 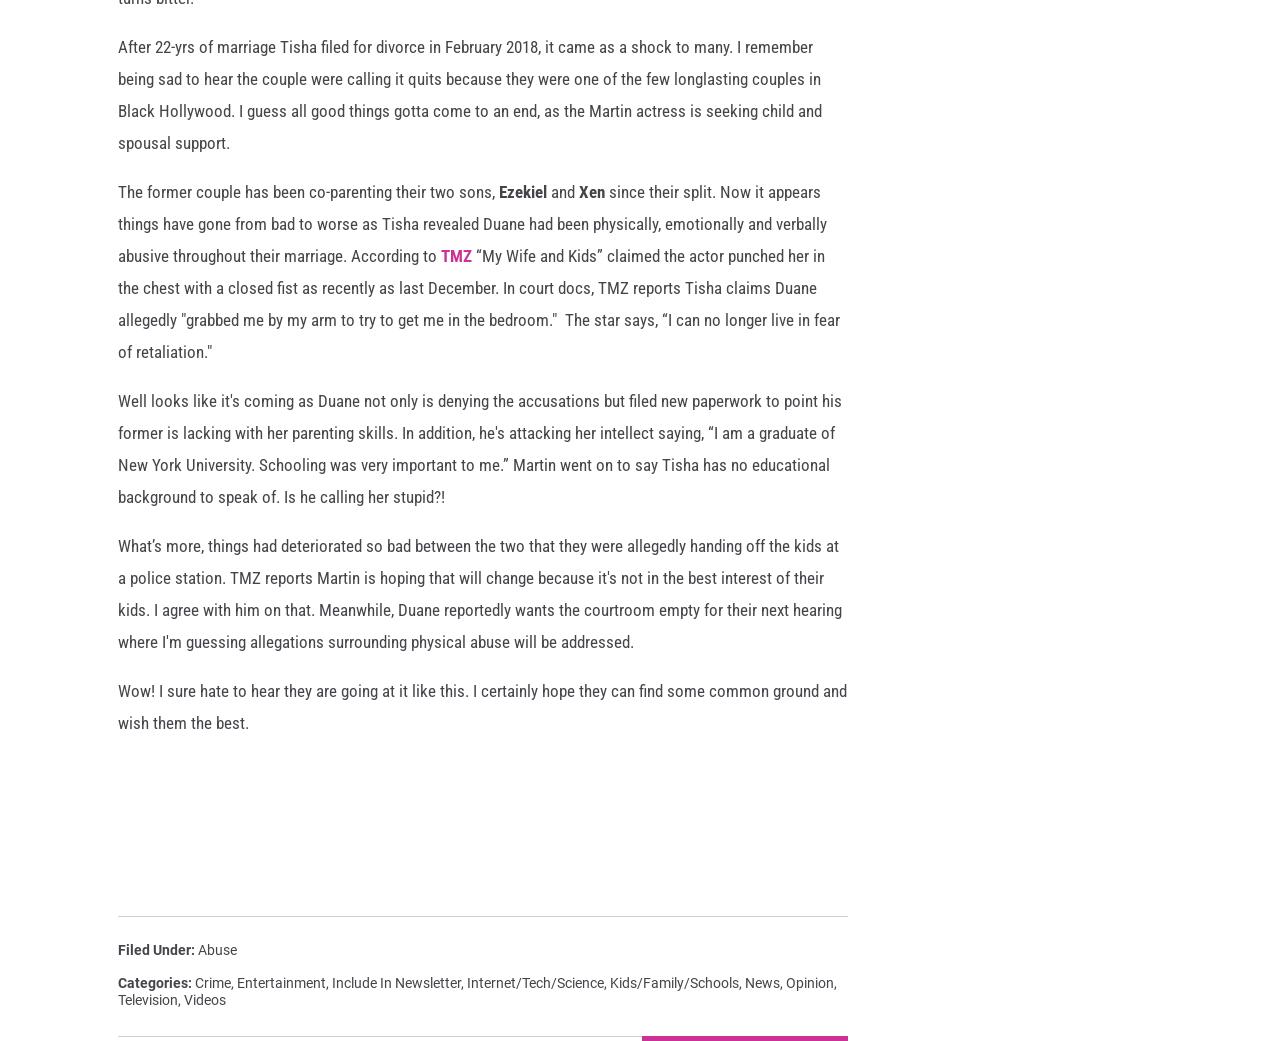 What do you see at coordinates (439, 269) in the screenshot?
I see `'TMZ'` at bounding box center [439, 269].